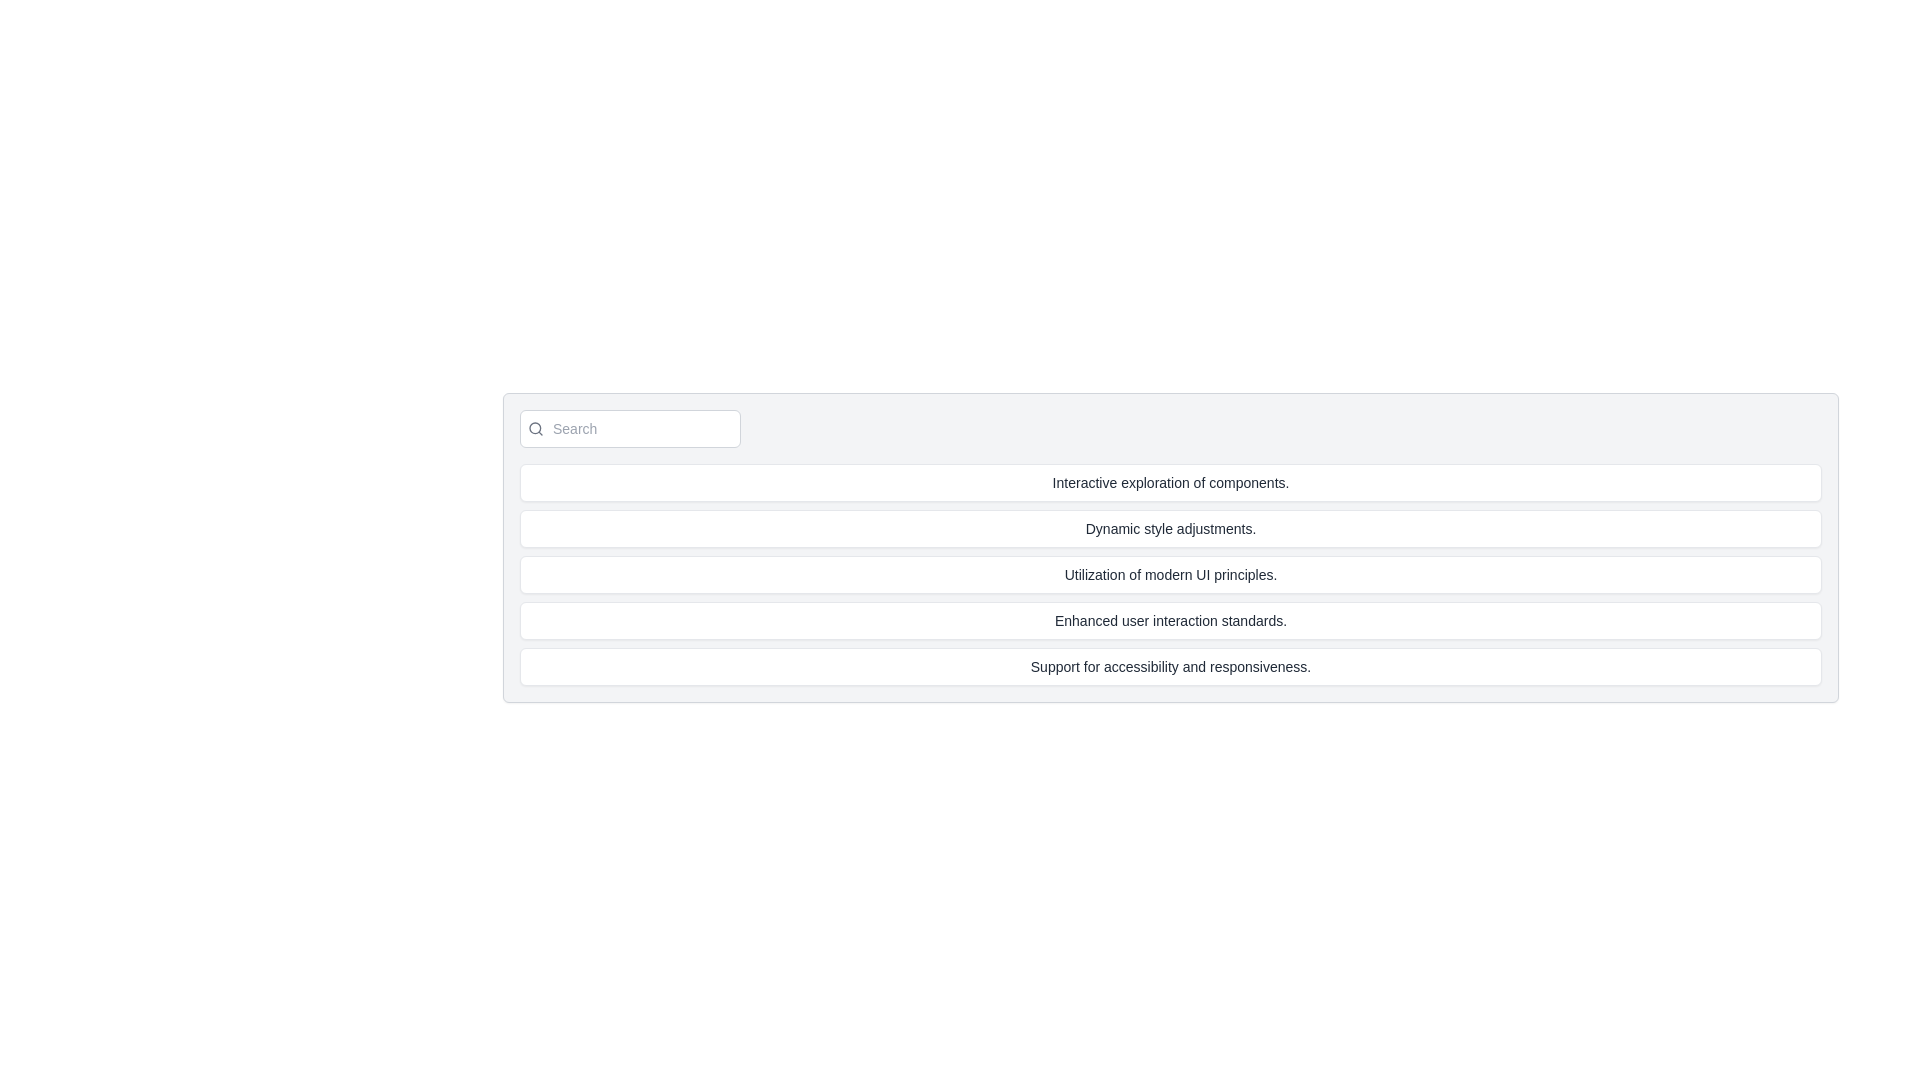 The image size is (1920, 1080). I want to click on the text character located in the second line of text following 'Dynamic style adjustment', so click(1205, 527).